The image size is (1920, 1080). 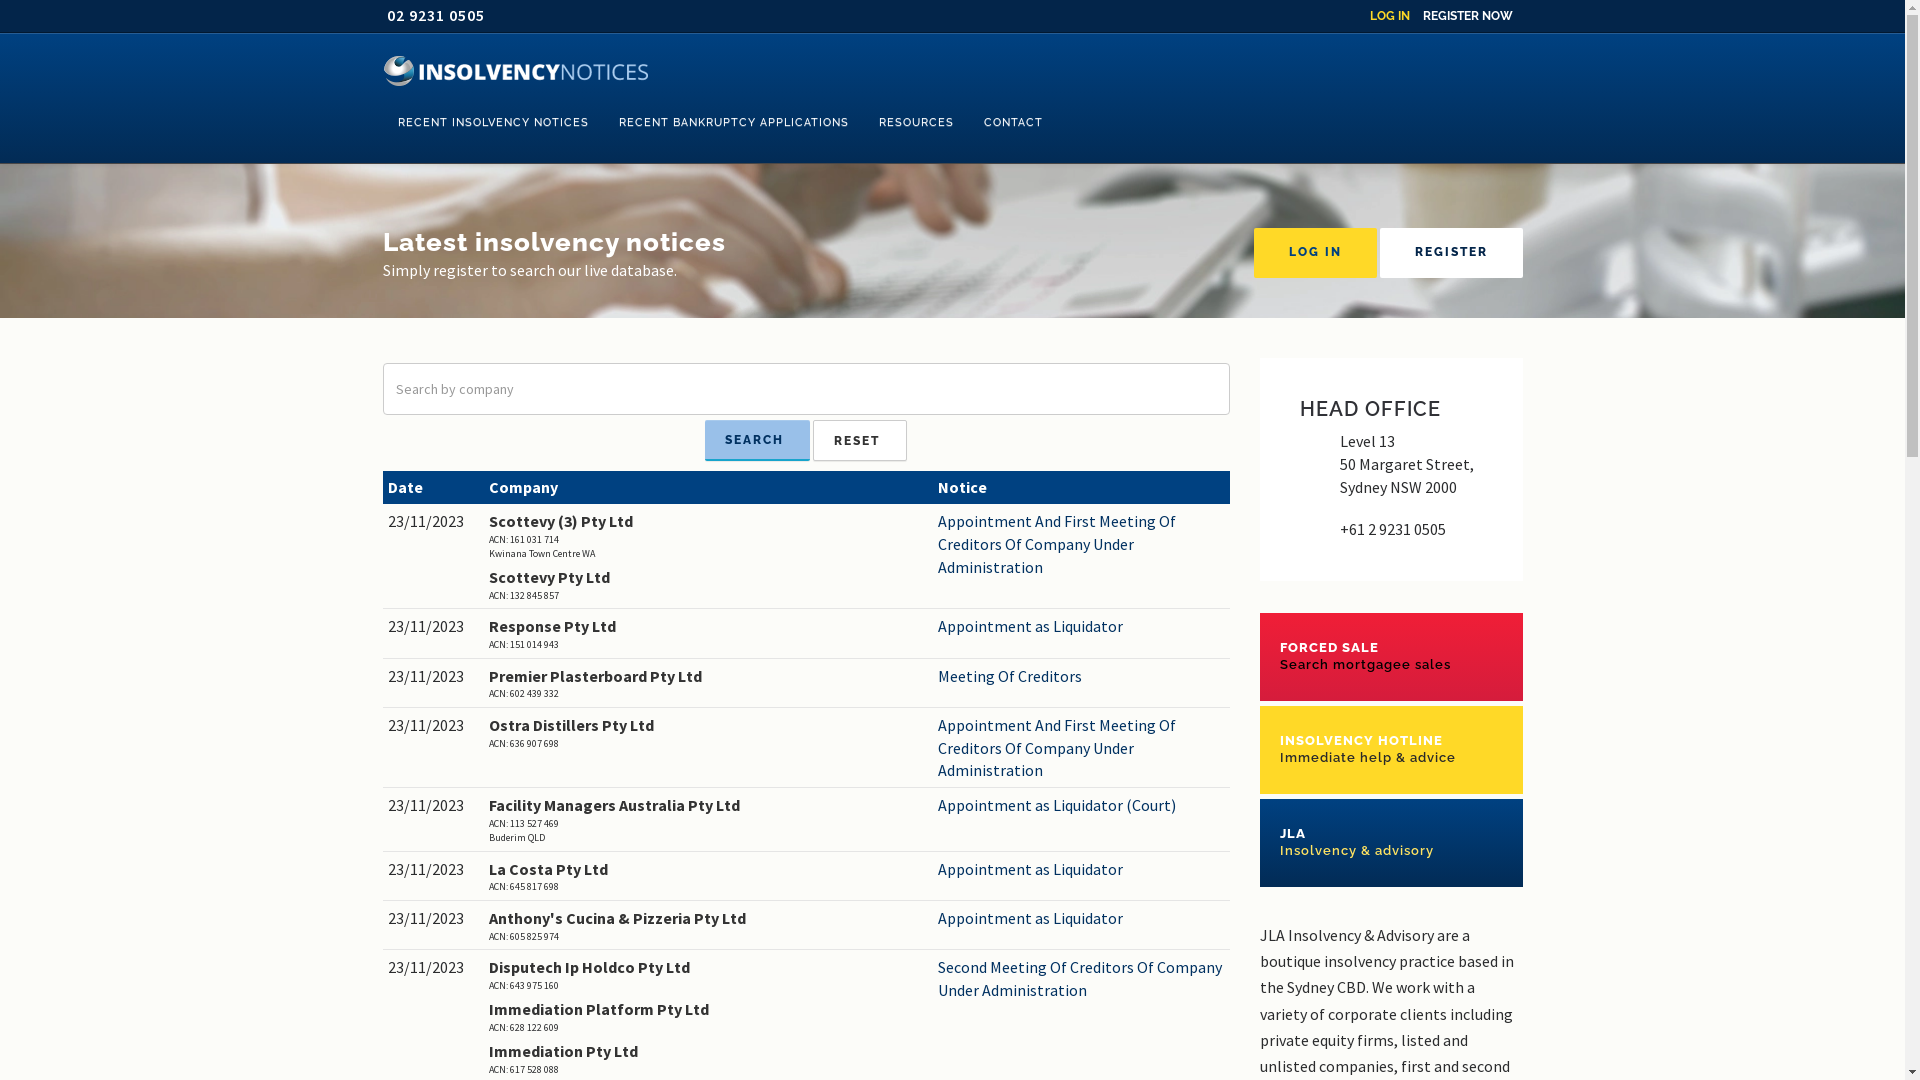 What do you see at coordinates (915, 123) in the screenshot?
I see `'RESOURCES'` at bounding box center [915, 123].